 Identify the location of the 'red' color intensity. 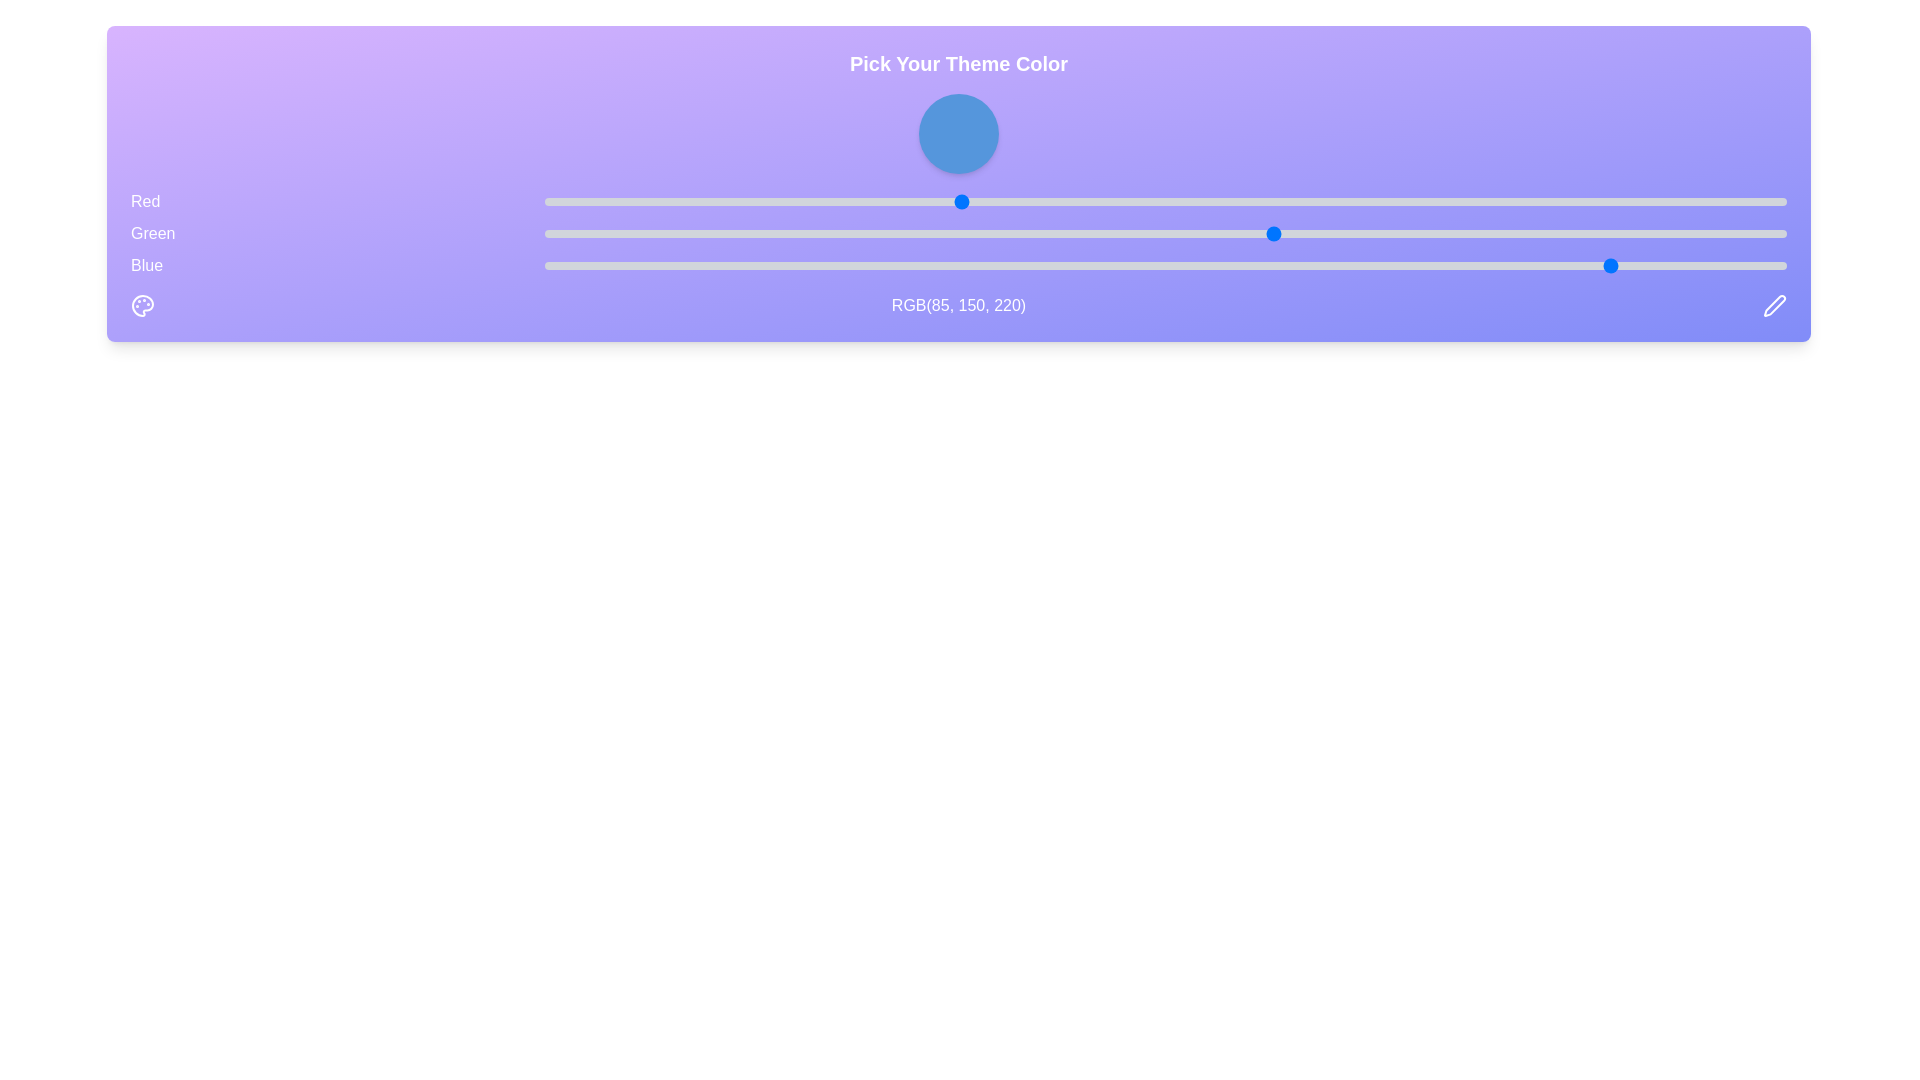
(738, 201).